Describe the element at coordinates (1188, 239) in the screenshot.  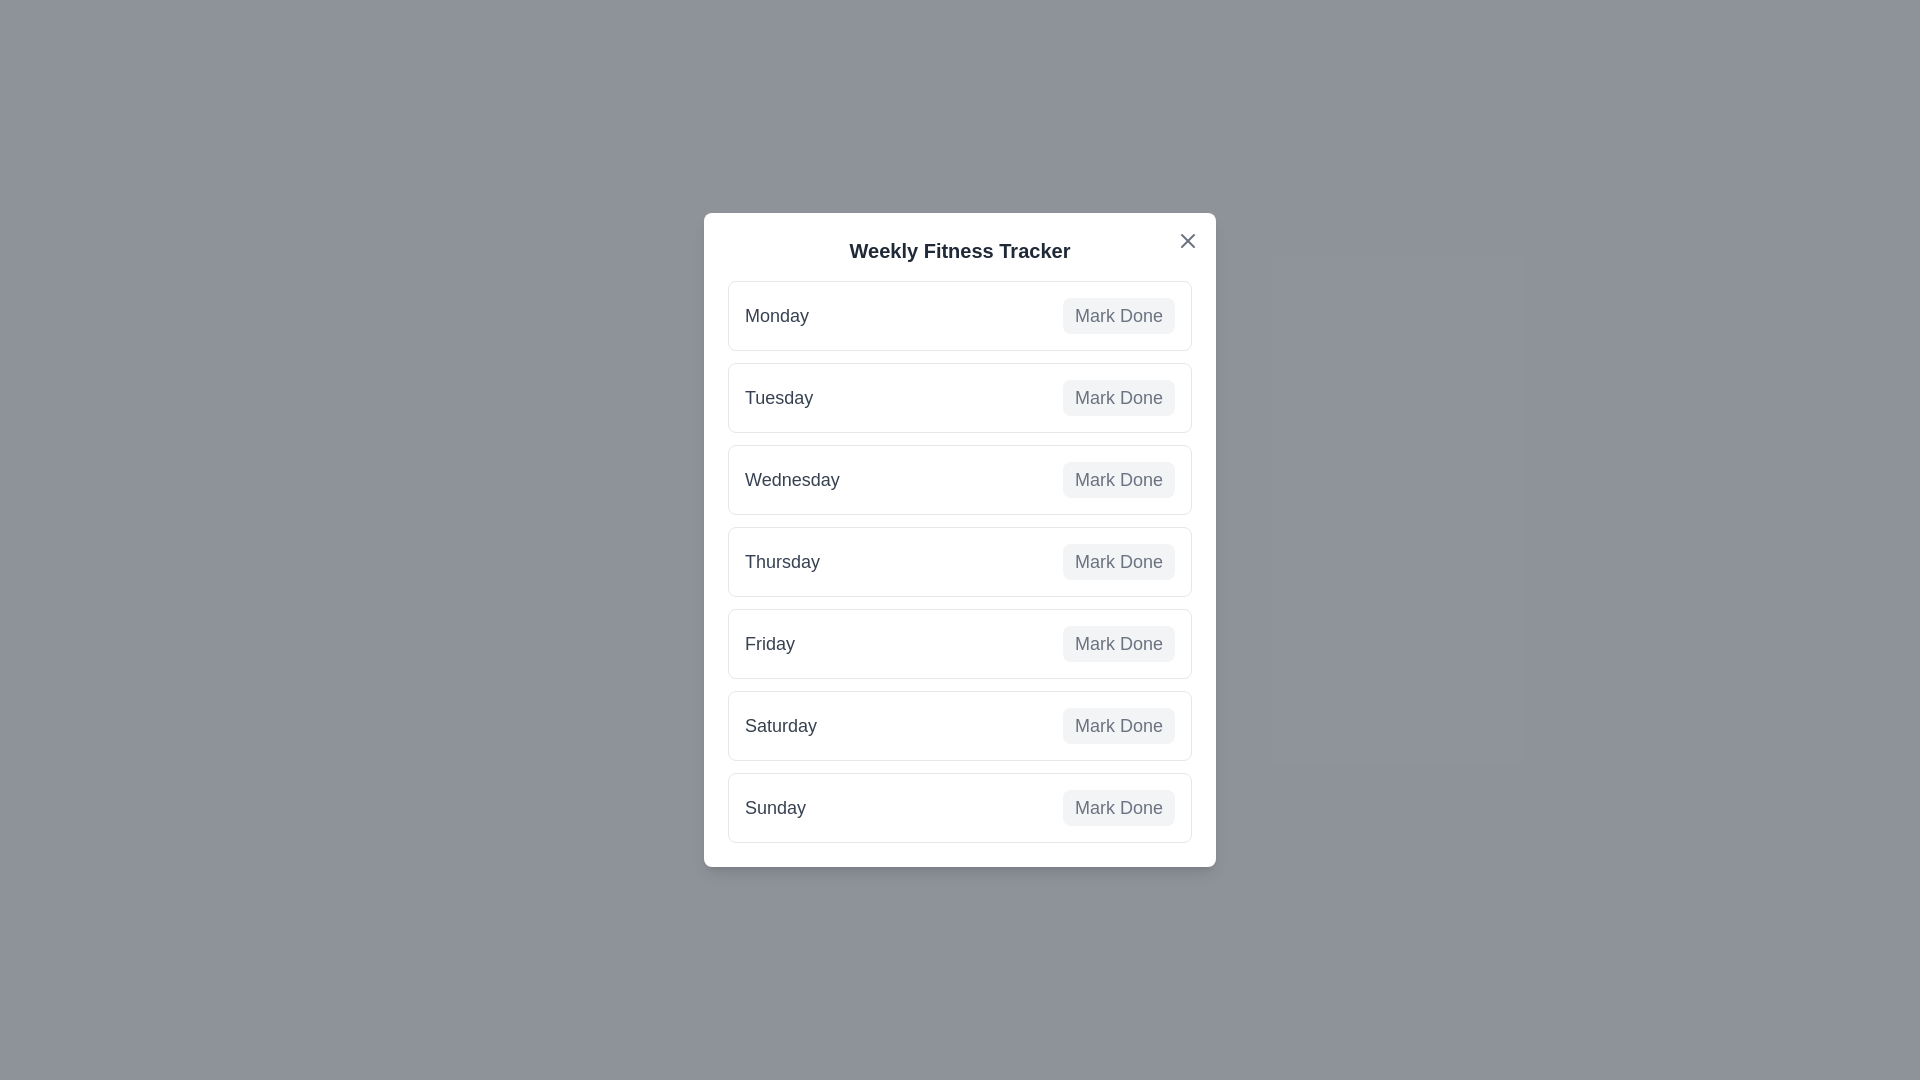
I see `the 'X' button to close the tracker modal` at that location.